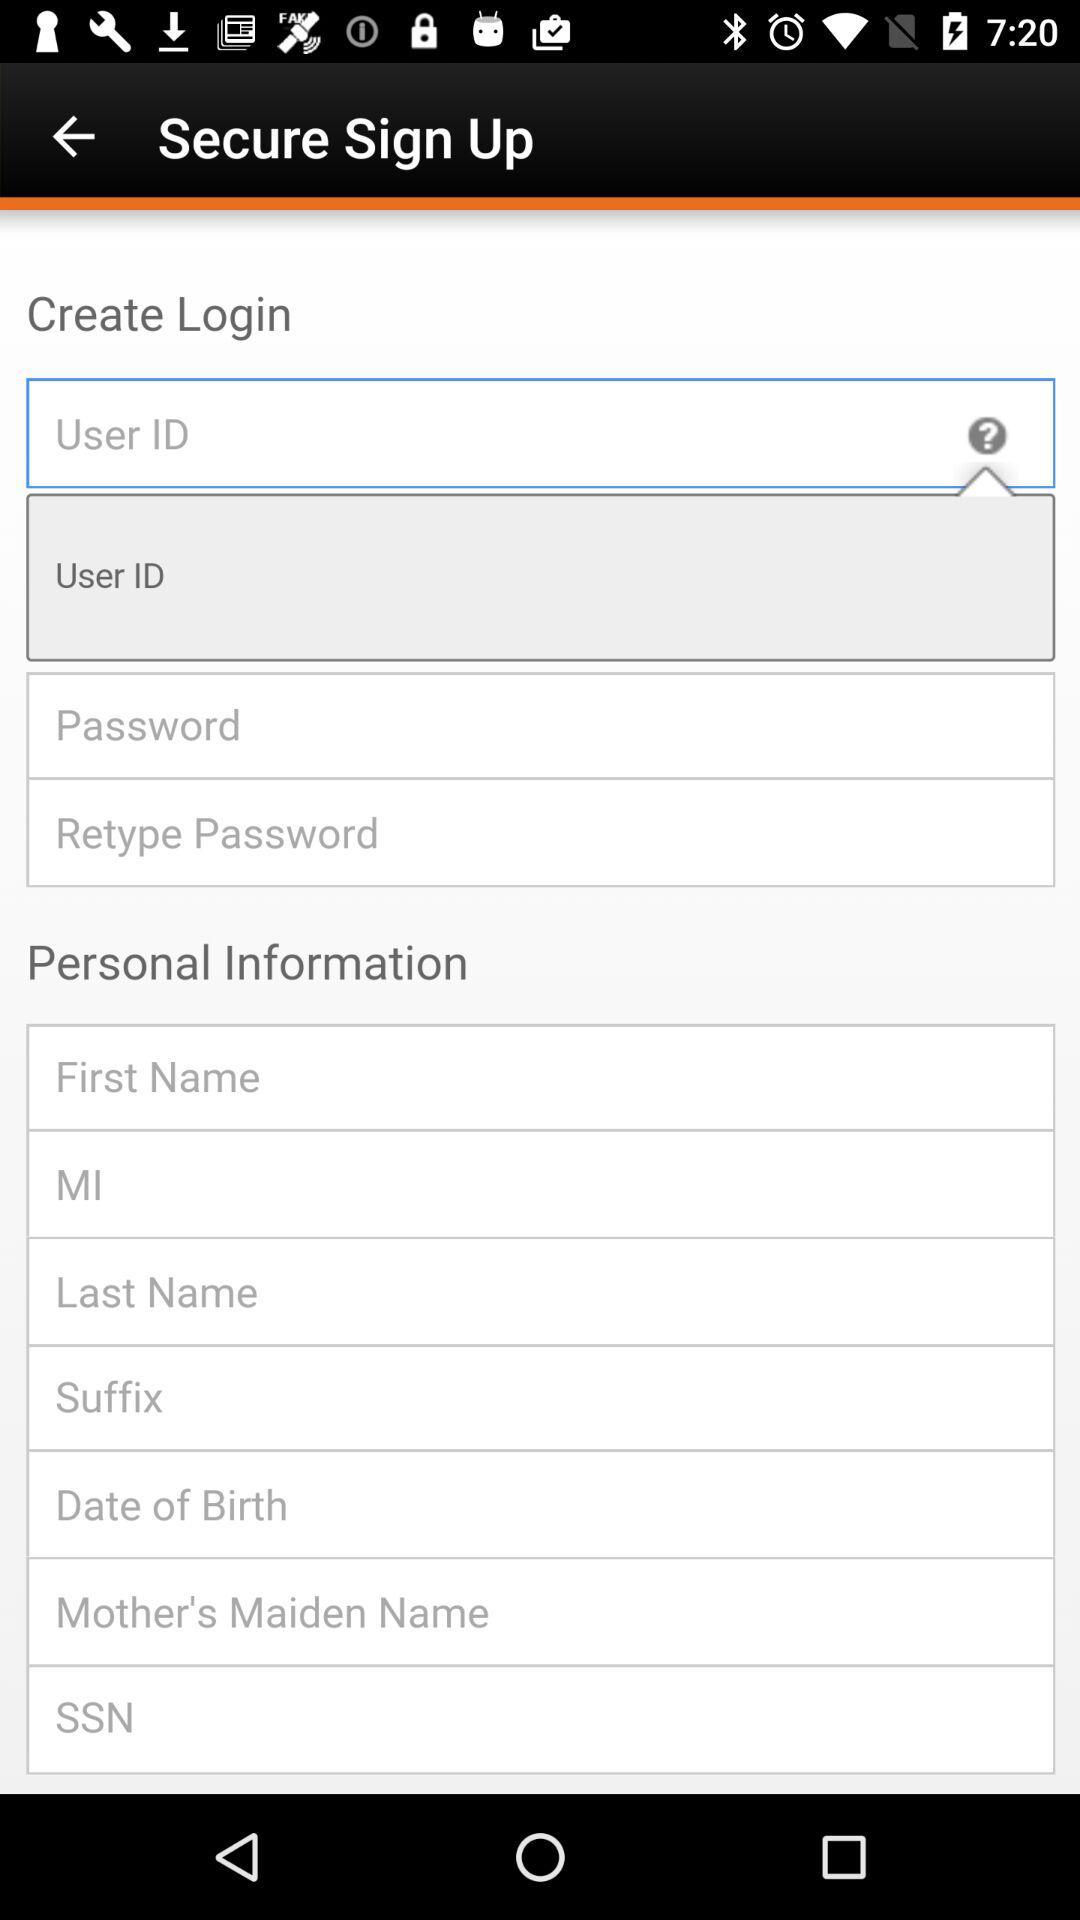 The width and height of the screenshot is (1080, 1920). What do you see at coordinates (540, 1002) in the screenshot?
I see `sign up page` at bounding box center [540, 1002].